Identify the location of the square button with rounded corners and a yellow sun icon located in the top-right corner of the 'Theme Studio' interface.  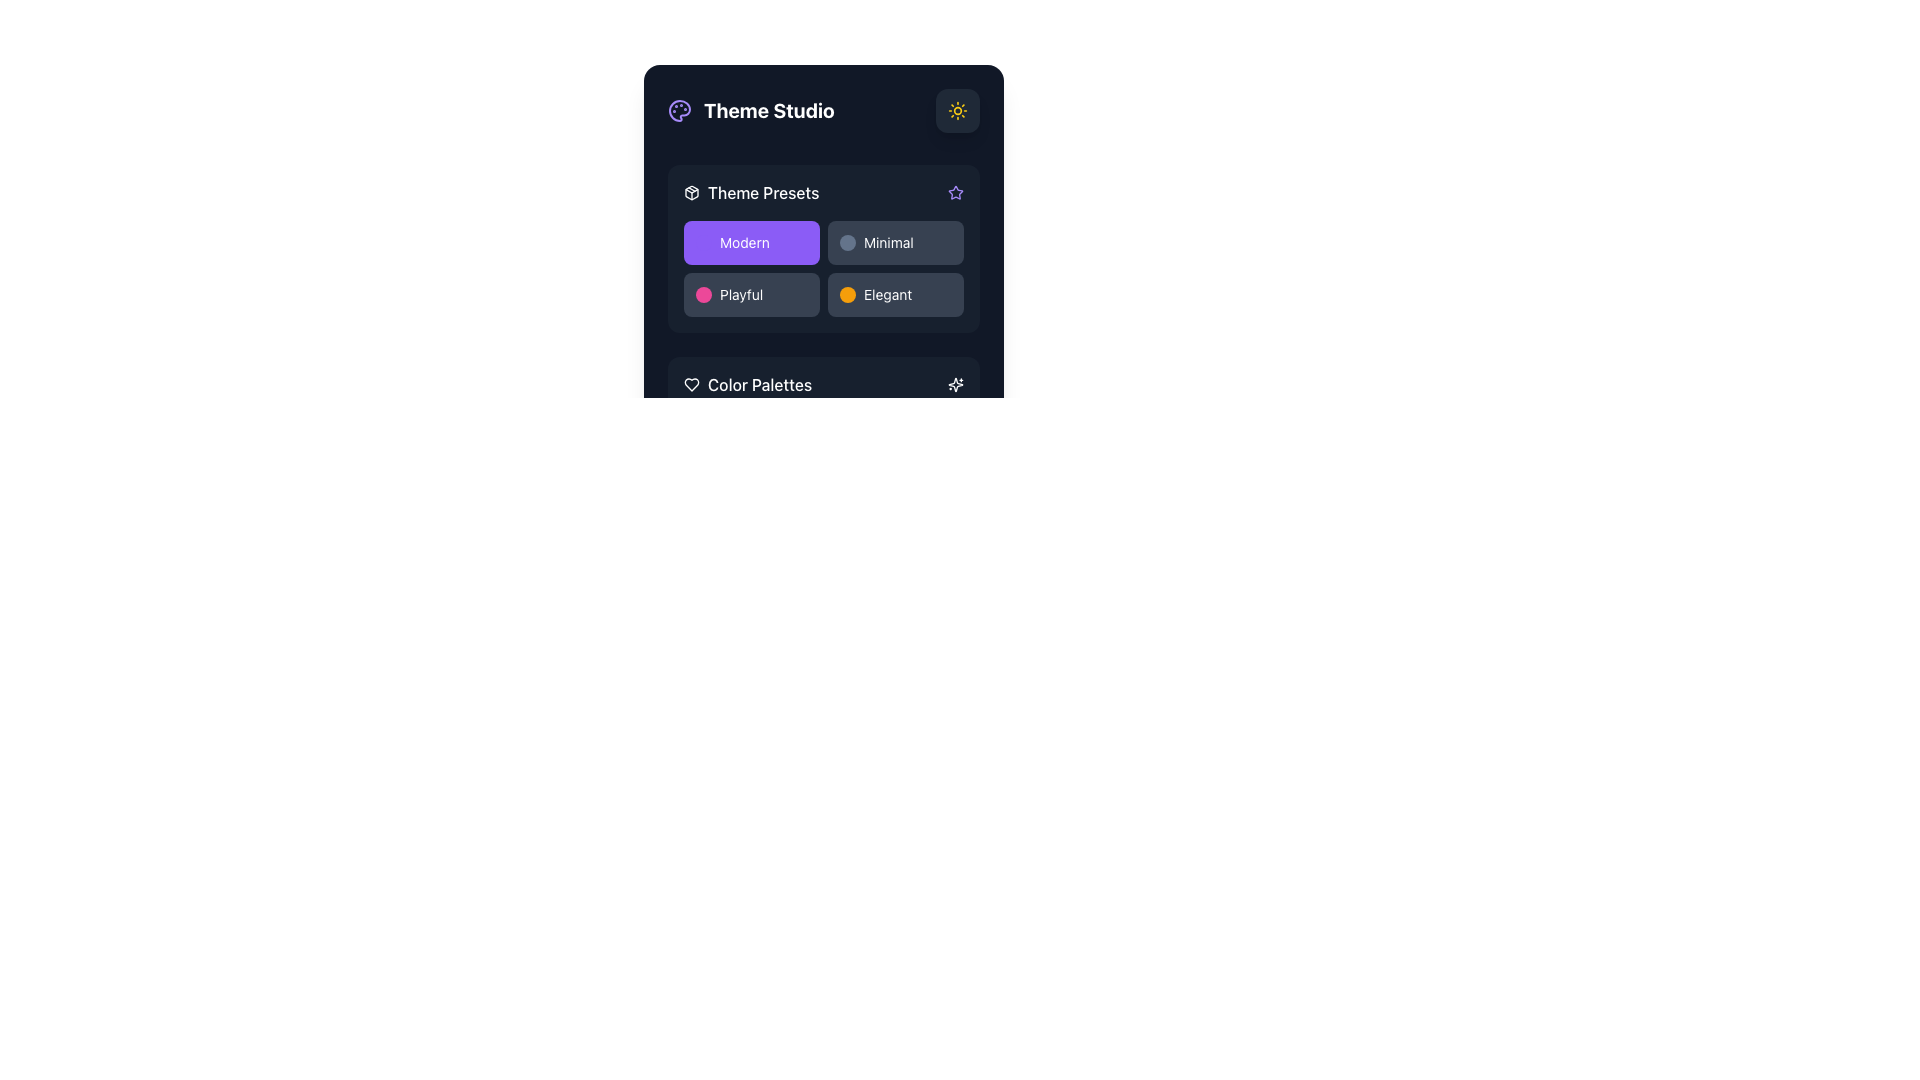
(957, 111).